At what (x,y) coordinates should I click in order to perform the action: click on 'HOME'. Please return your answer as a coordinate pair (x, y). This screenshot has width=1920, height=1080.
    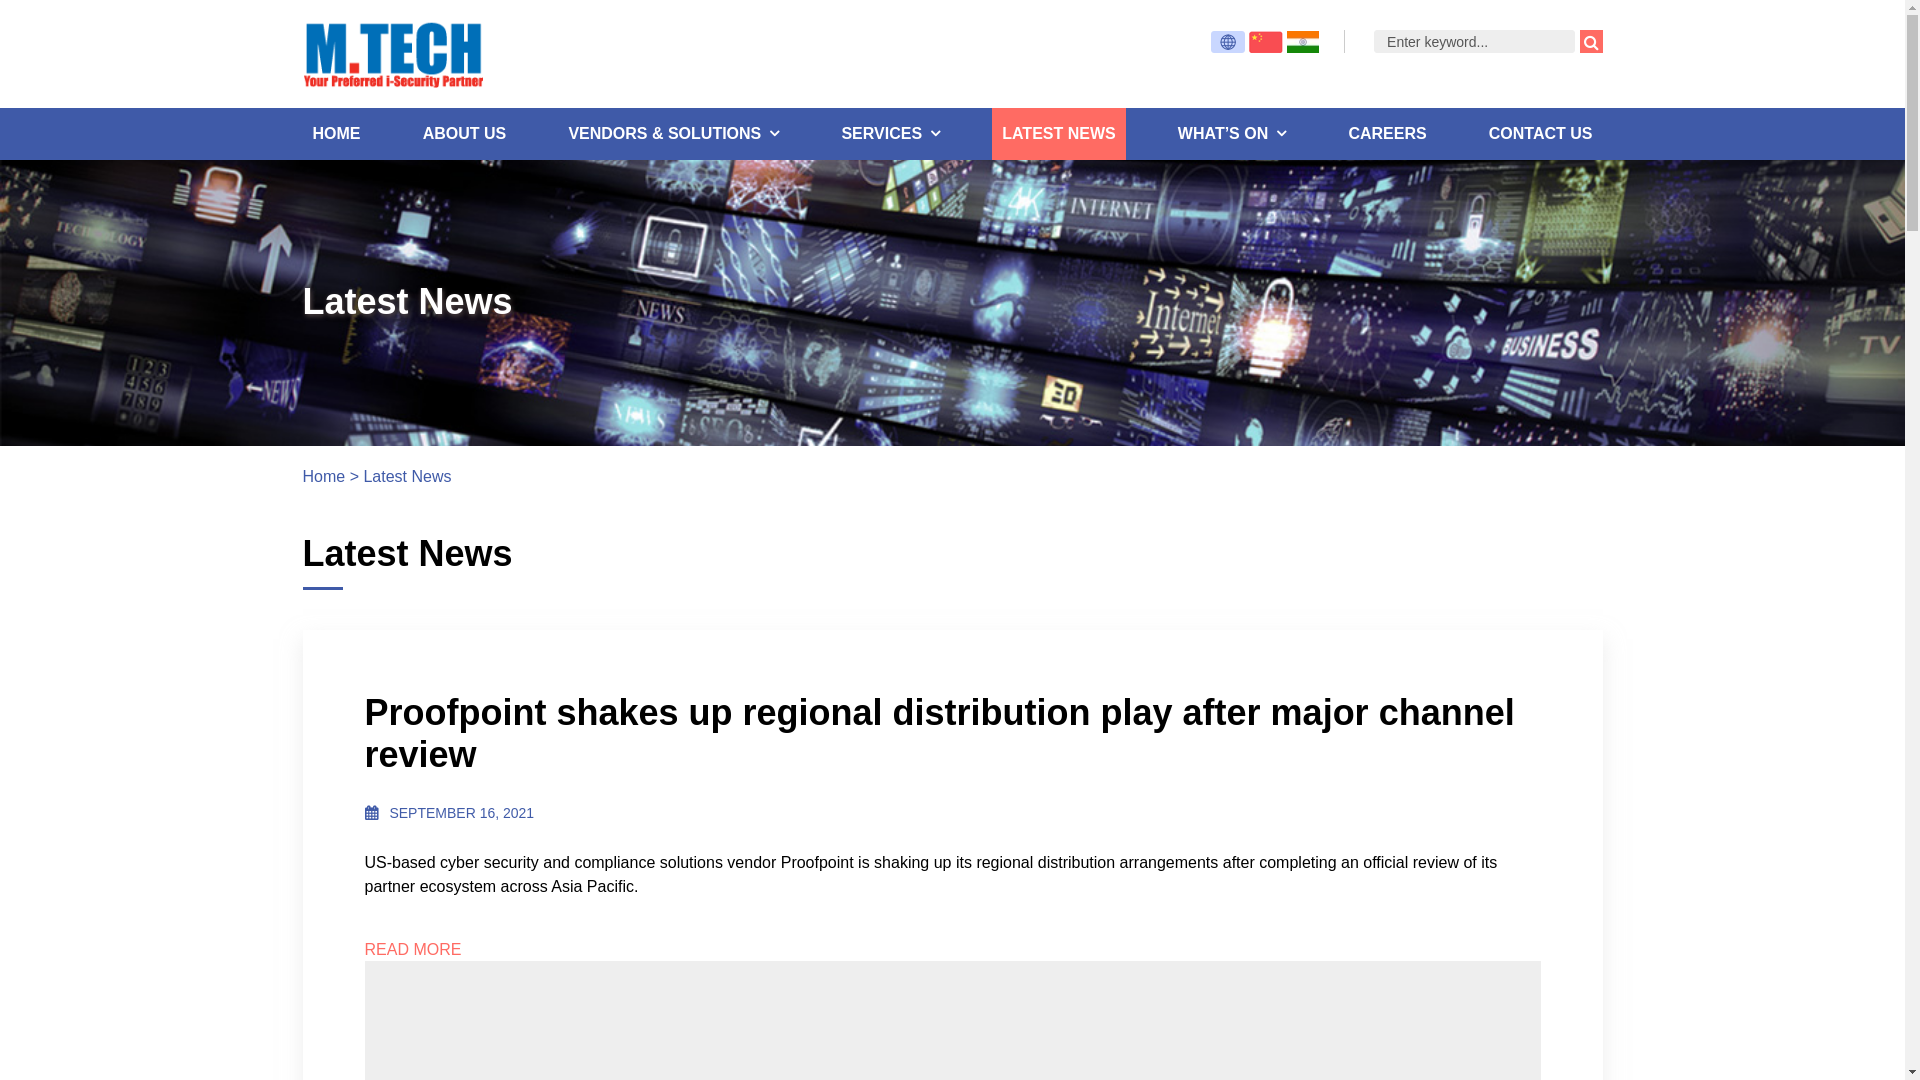
    Looking at the image, I should click on (336, 134).